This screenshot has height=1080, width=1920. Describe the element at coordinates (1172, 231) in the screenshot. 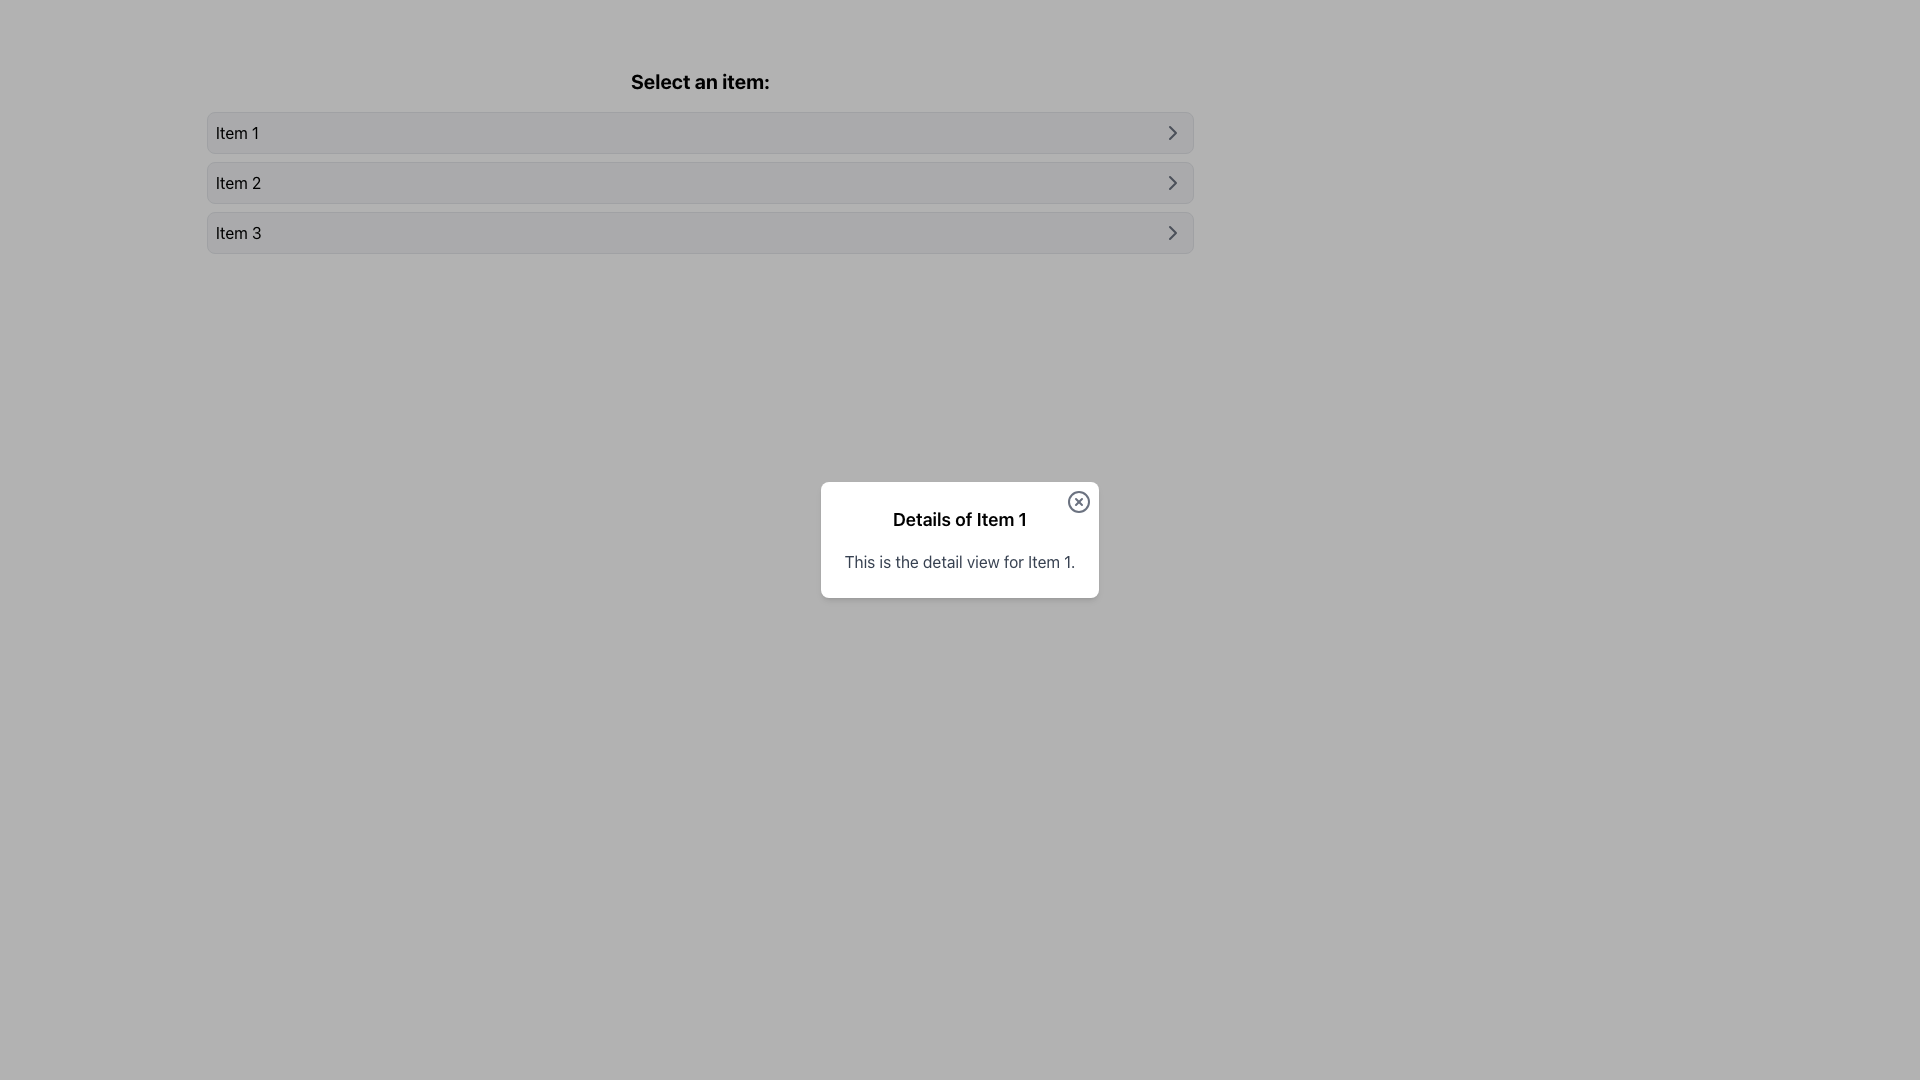

I see `the rightward-pointing chevron arrow icon located at the far-right of the list item labeled 'Item 3'` at that location.